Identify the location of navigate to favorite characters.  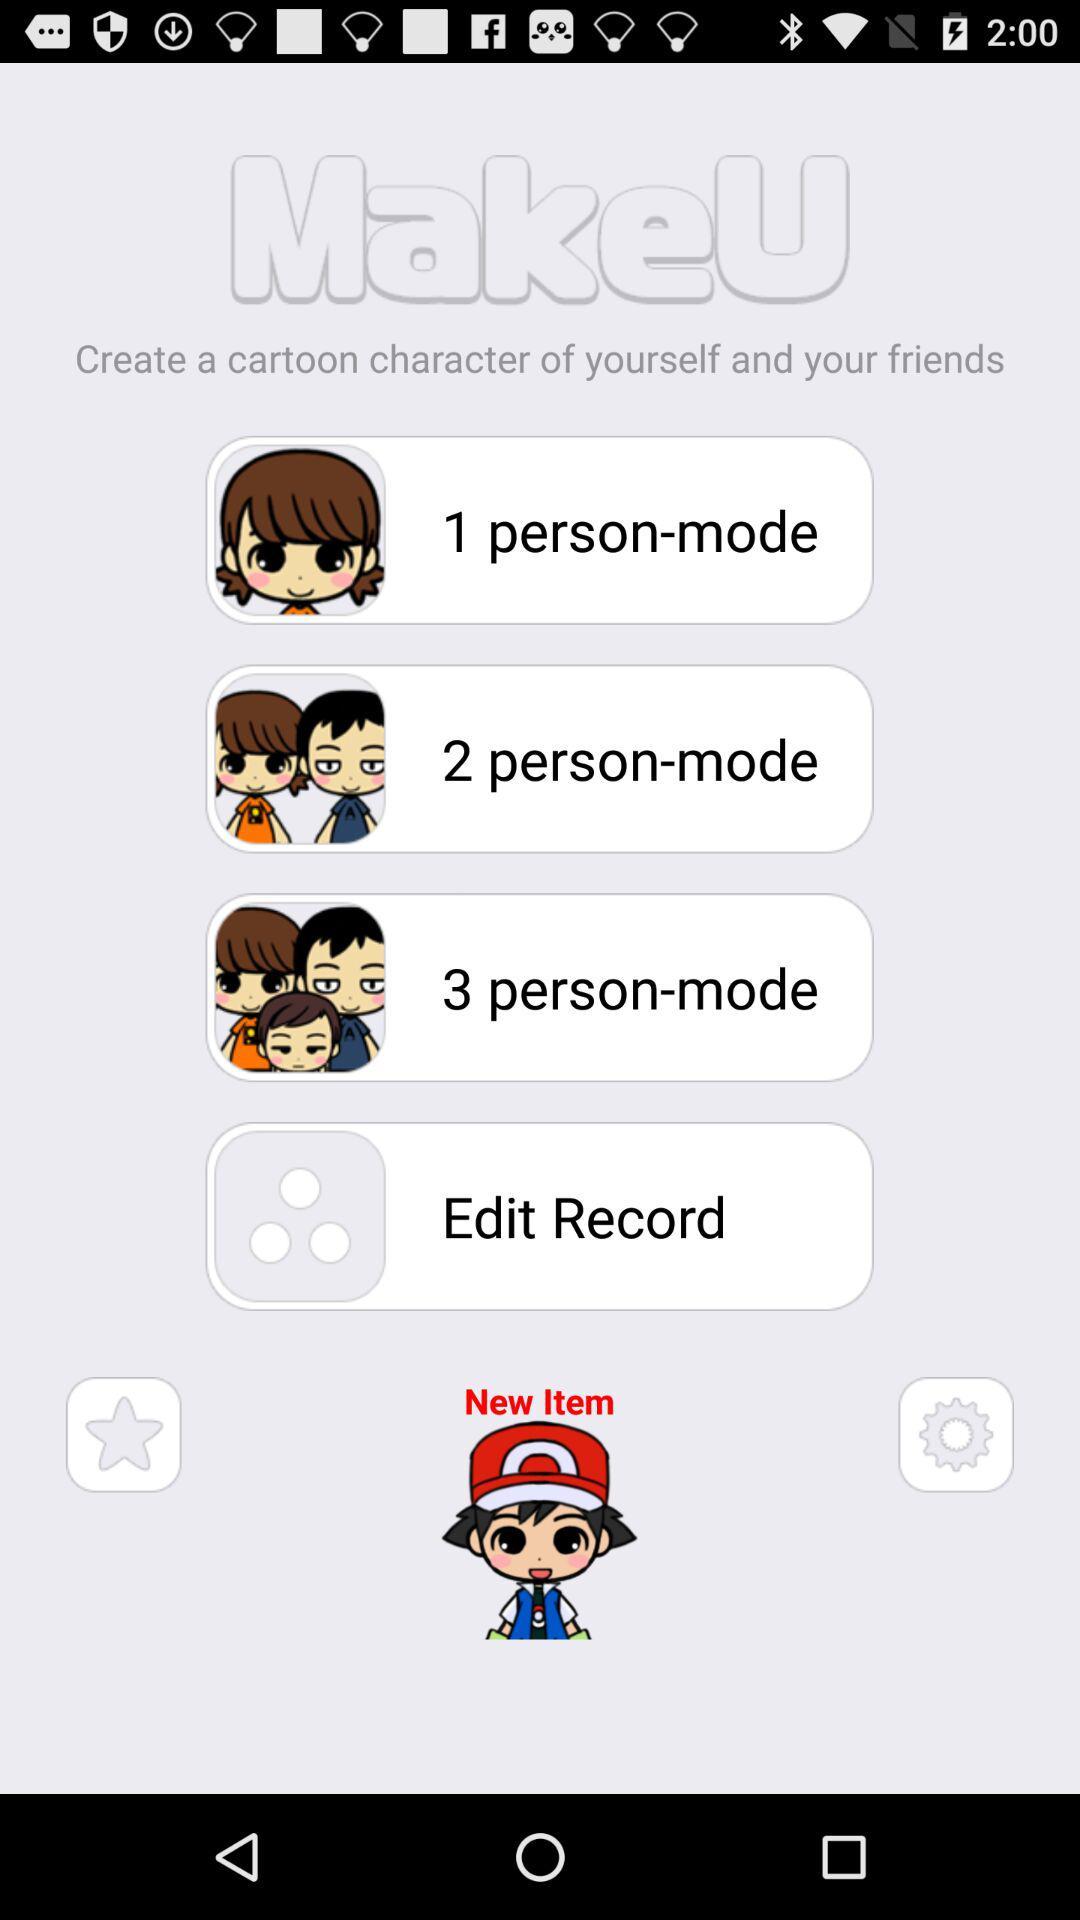
(123, 1433).